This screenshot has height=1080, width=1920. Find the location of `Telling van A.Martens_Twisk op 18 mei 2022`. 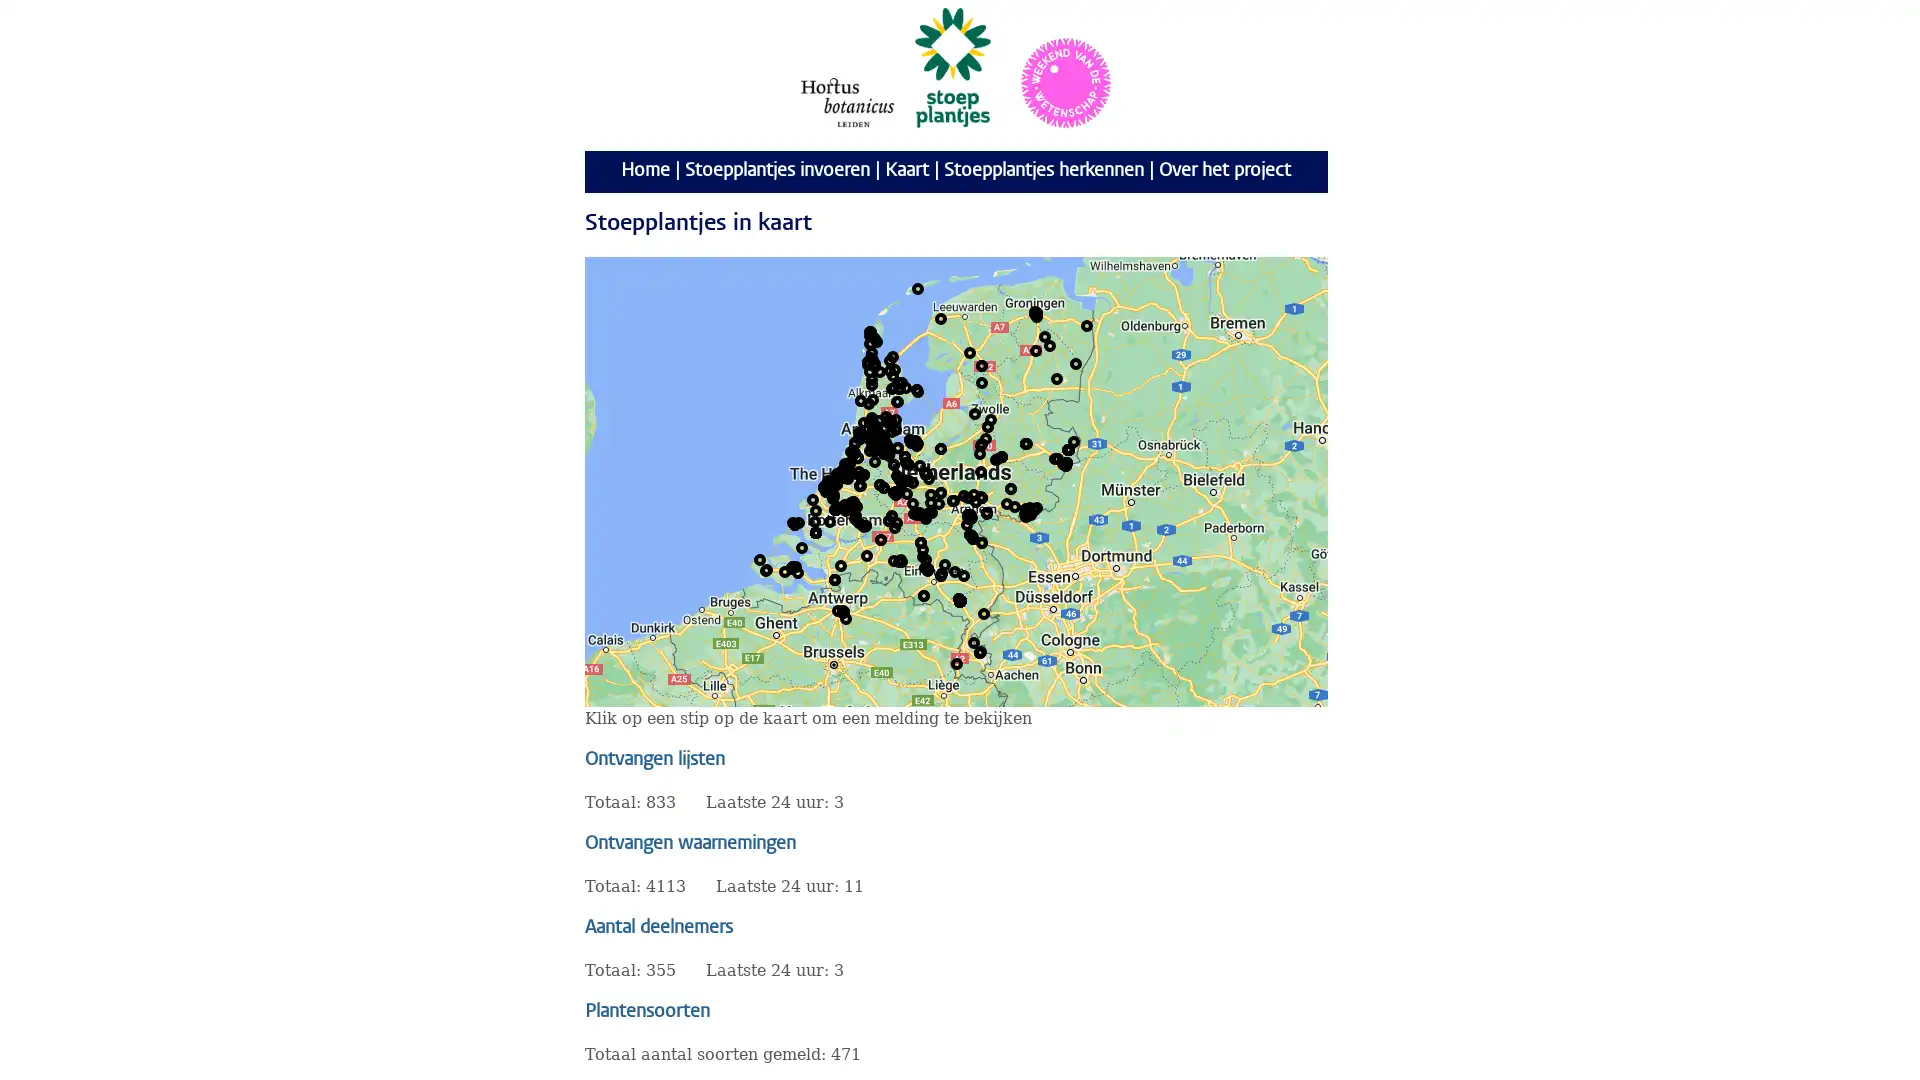

Telling van A.Martens_Twisk op 18 mei 2022 is located at coordinates (870, 420).